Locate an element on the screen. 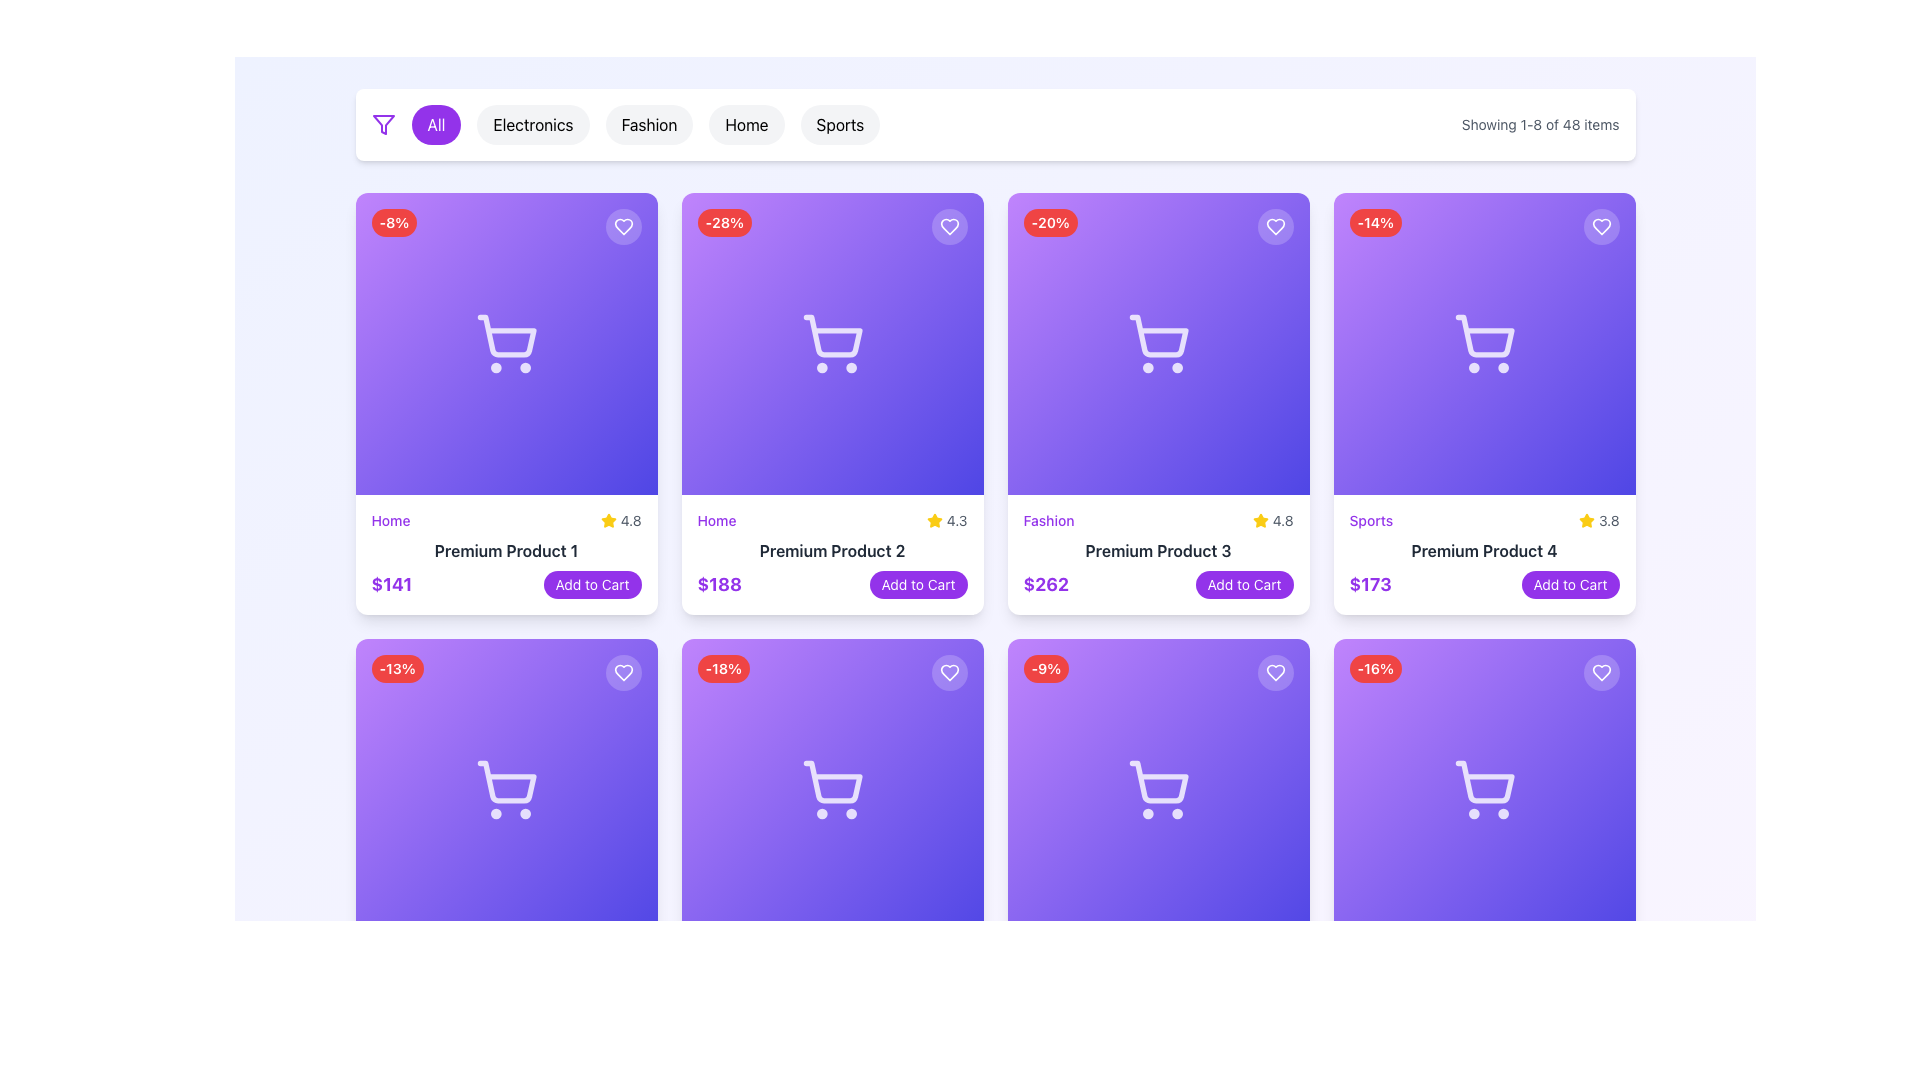 The image size is (1920, 1080). the heart icon button located at the top right corner of the card for 'Premium Product 3' to mark the item as a favorite is located at coordinates (1274, 672).